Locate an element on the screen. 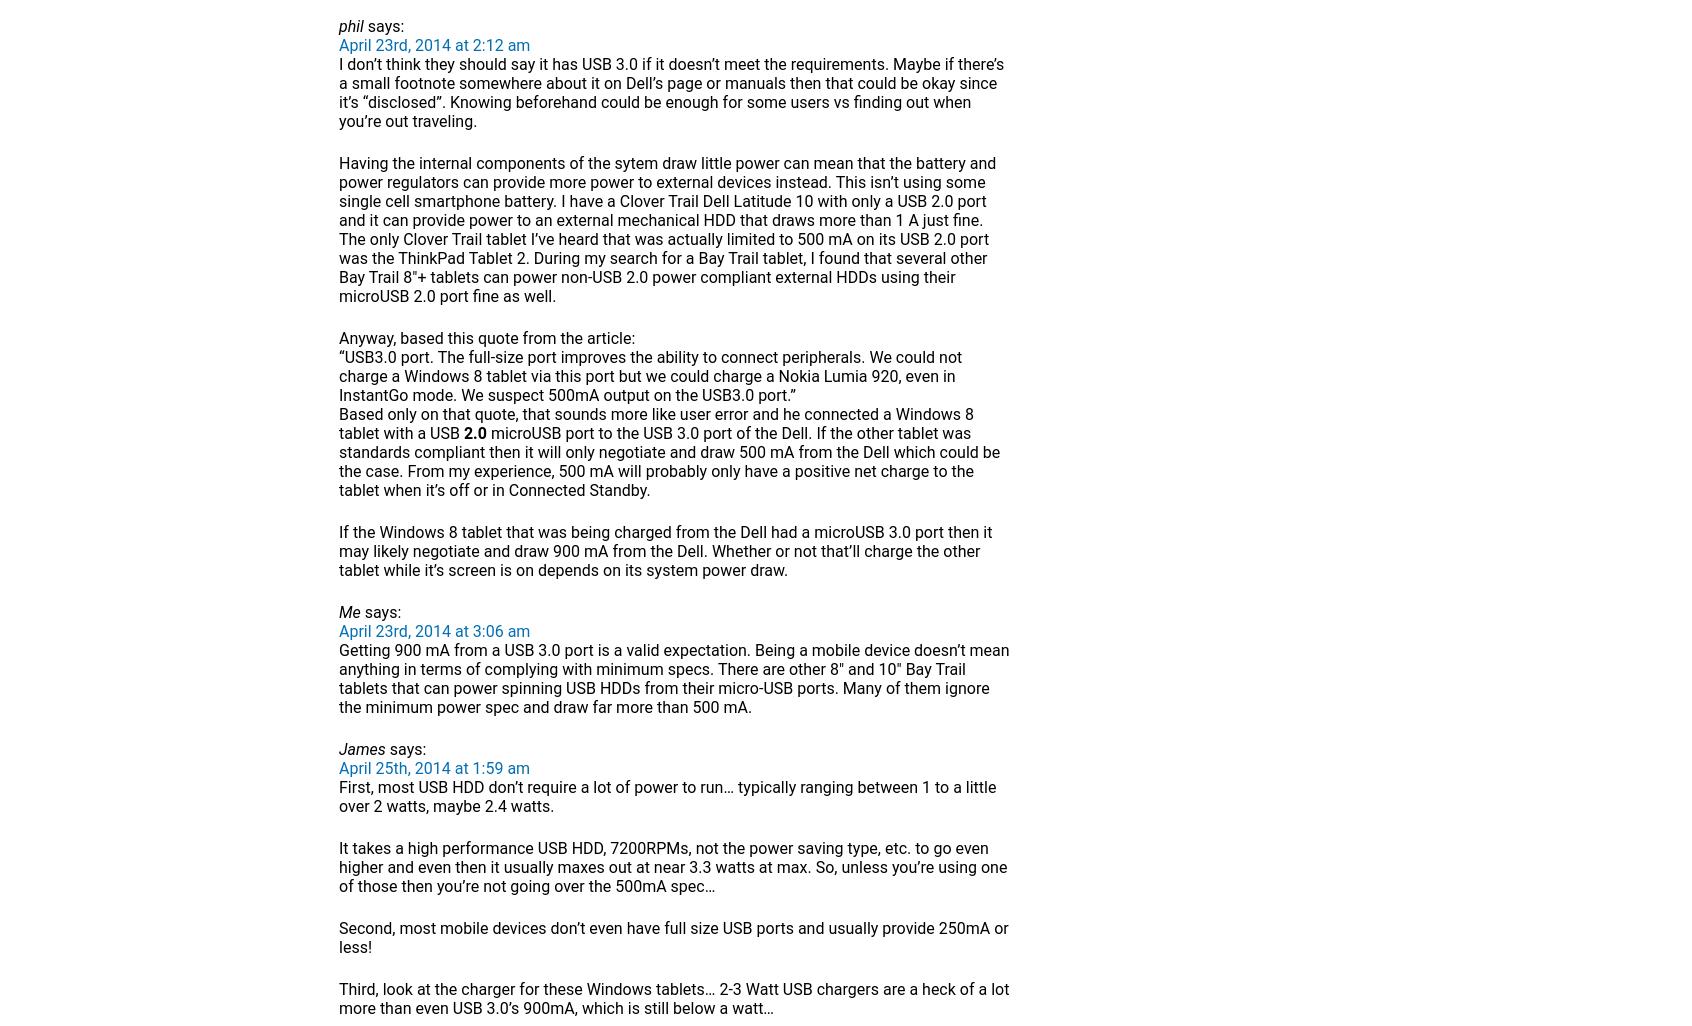 This screenshot has width=1692, height=1026. 'First, most USB HDD don’t require a lot of power to run… typically ranging between 1 to a little over 2 watts, maybe 2.4 watts.' is located at coordinates (667, 795).